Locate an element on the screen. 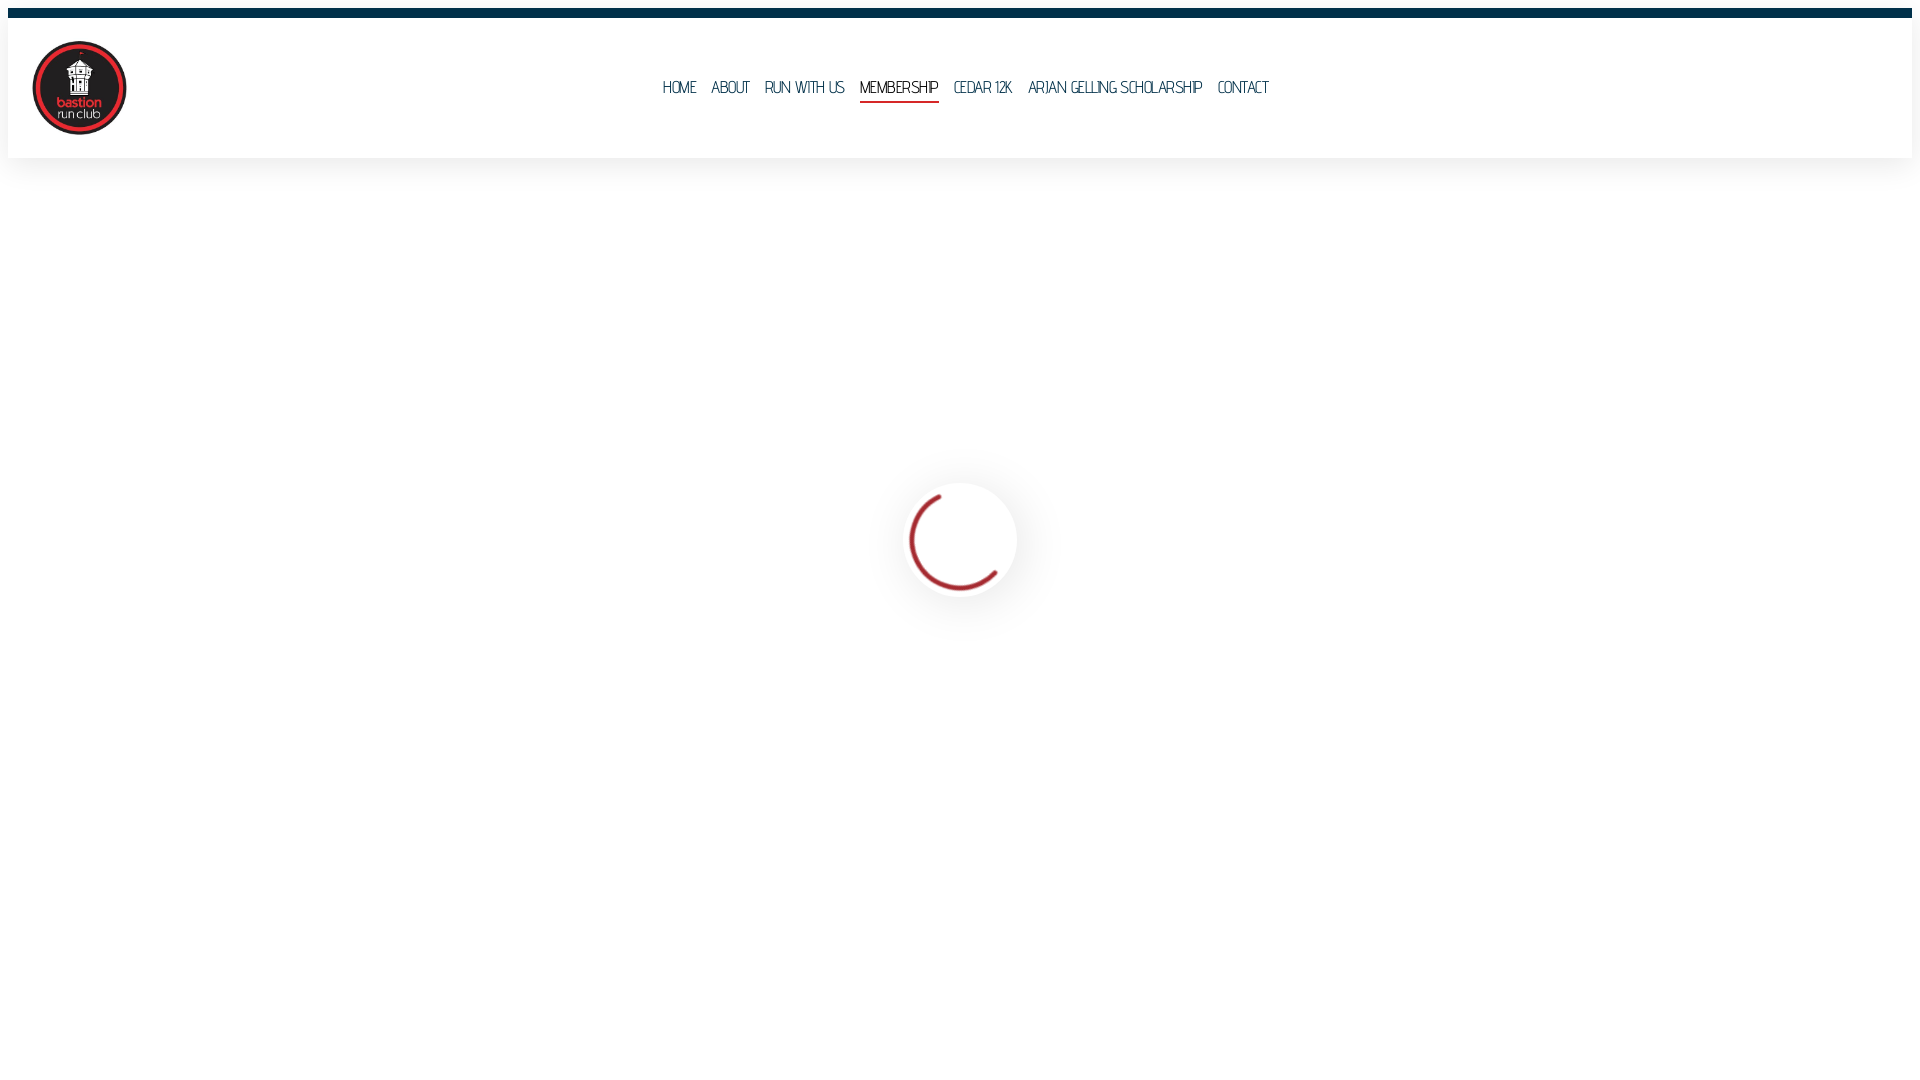 Image resolution: width=1920 pixels, height=1080 pixels. 'CONTACT' is located at coordinates (1242, 87).